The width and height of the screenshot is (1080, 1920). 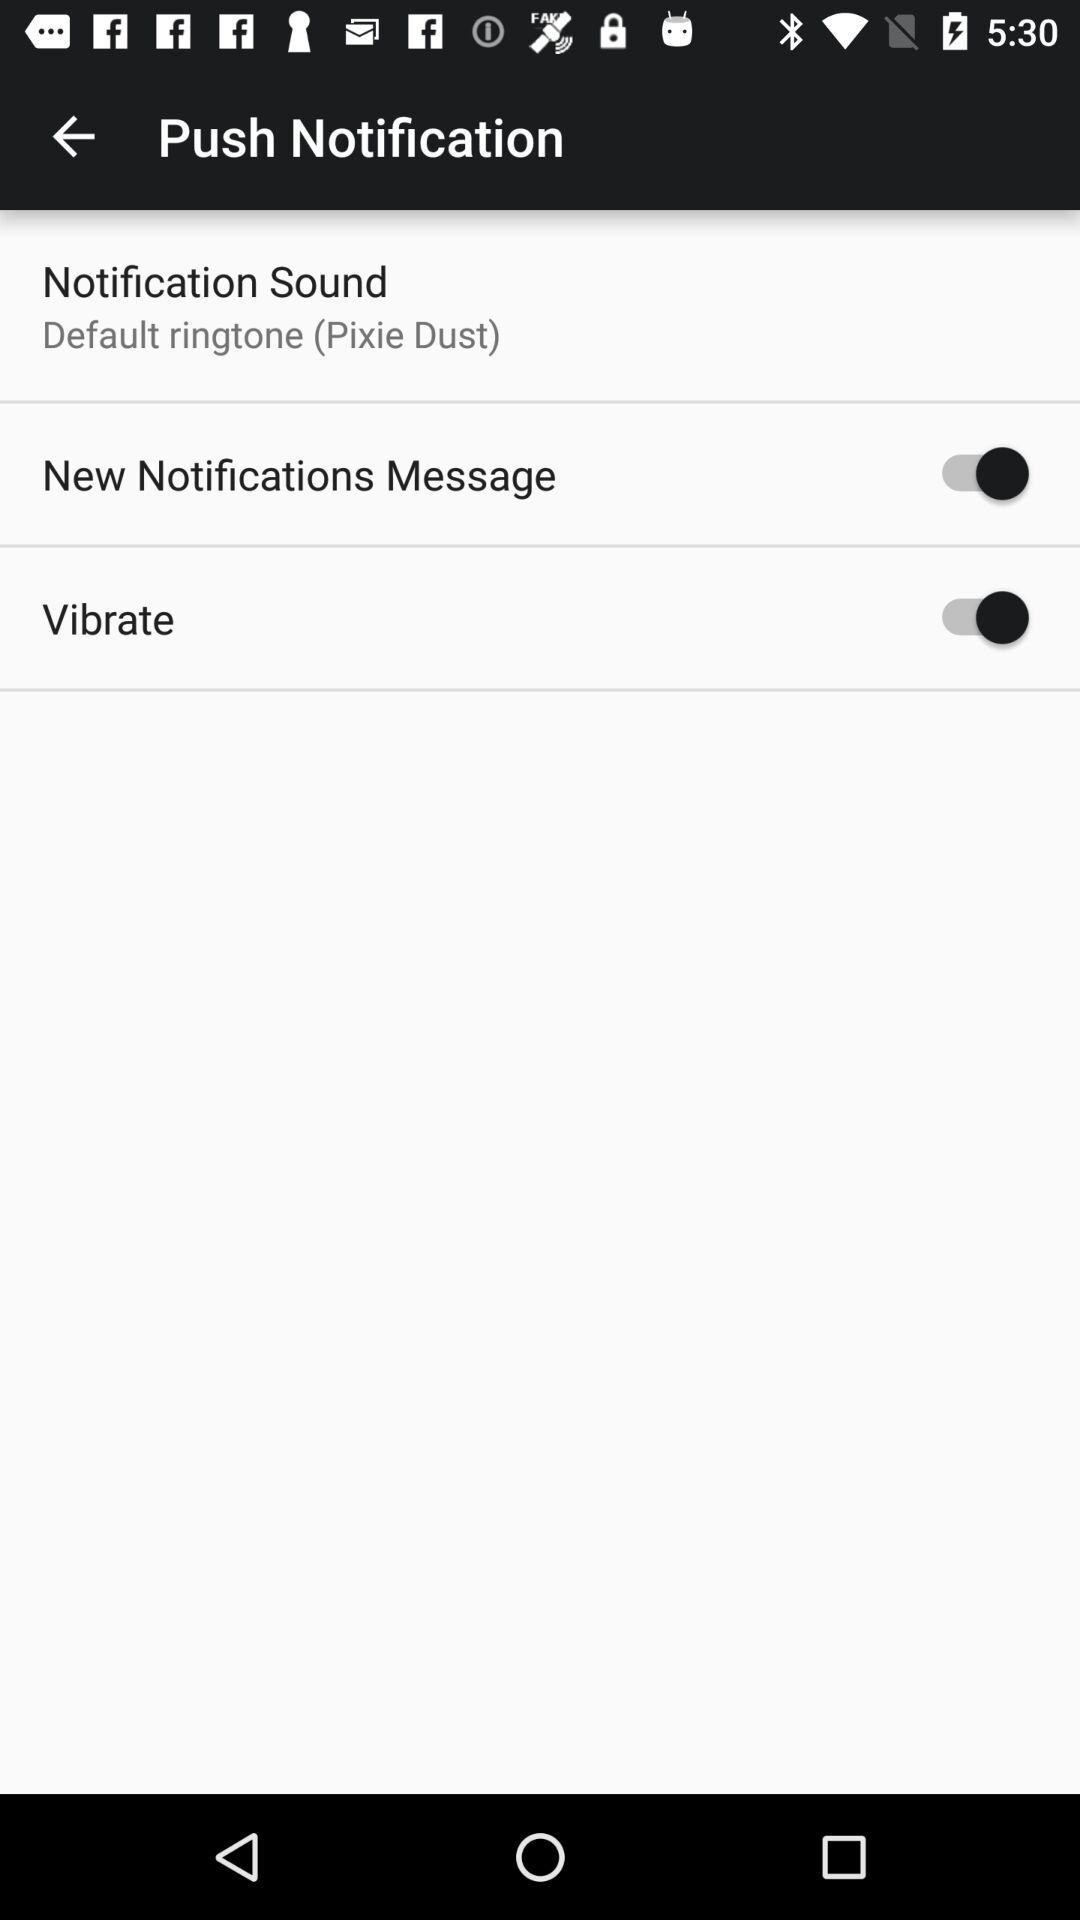 What do you see at coordinates (215, 279) in the screenshot?
I see `notification sound icon` at bounding box center [215, 279].